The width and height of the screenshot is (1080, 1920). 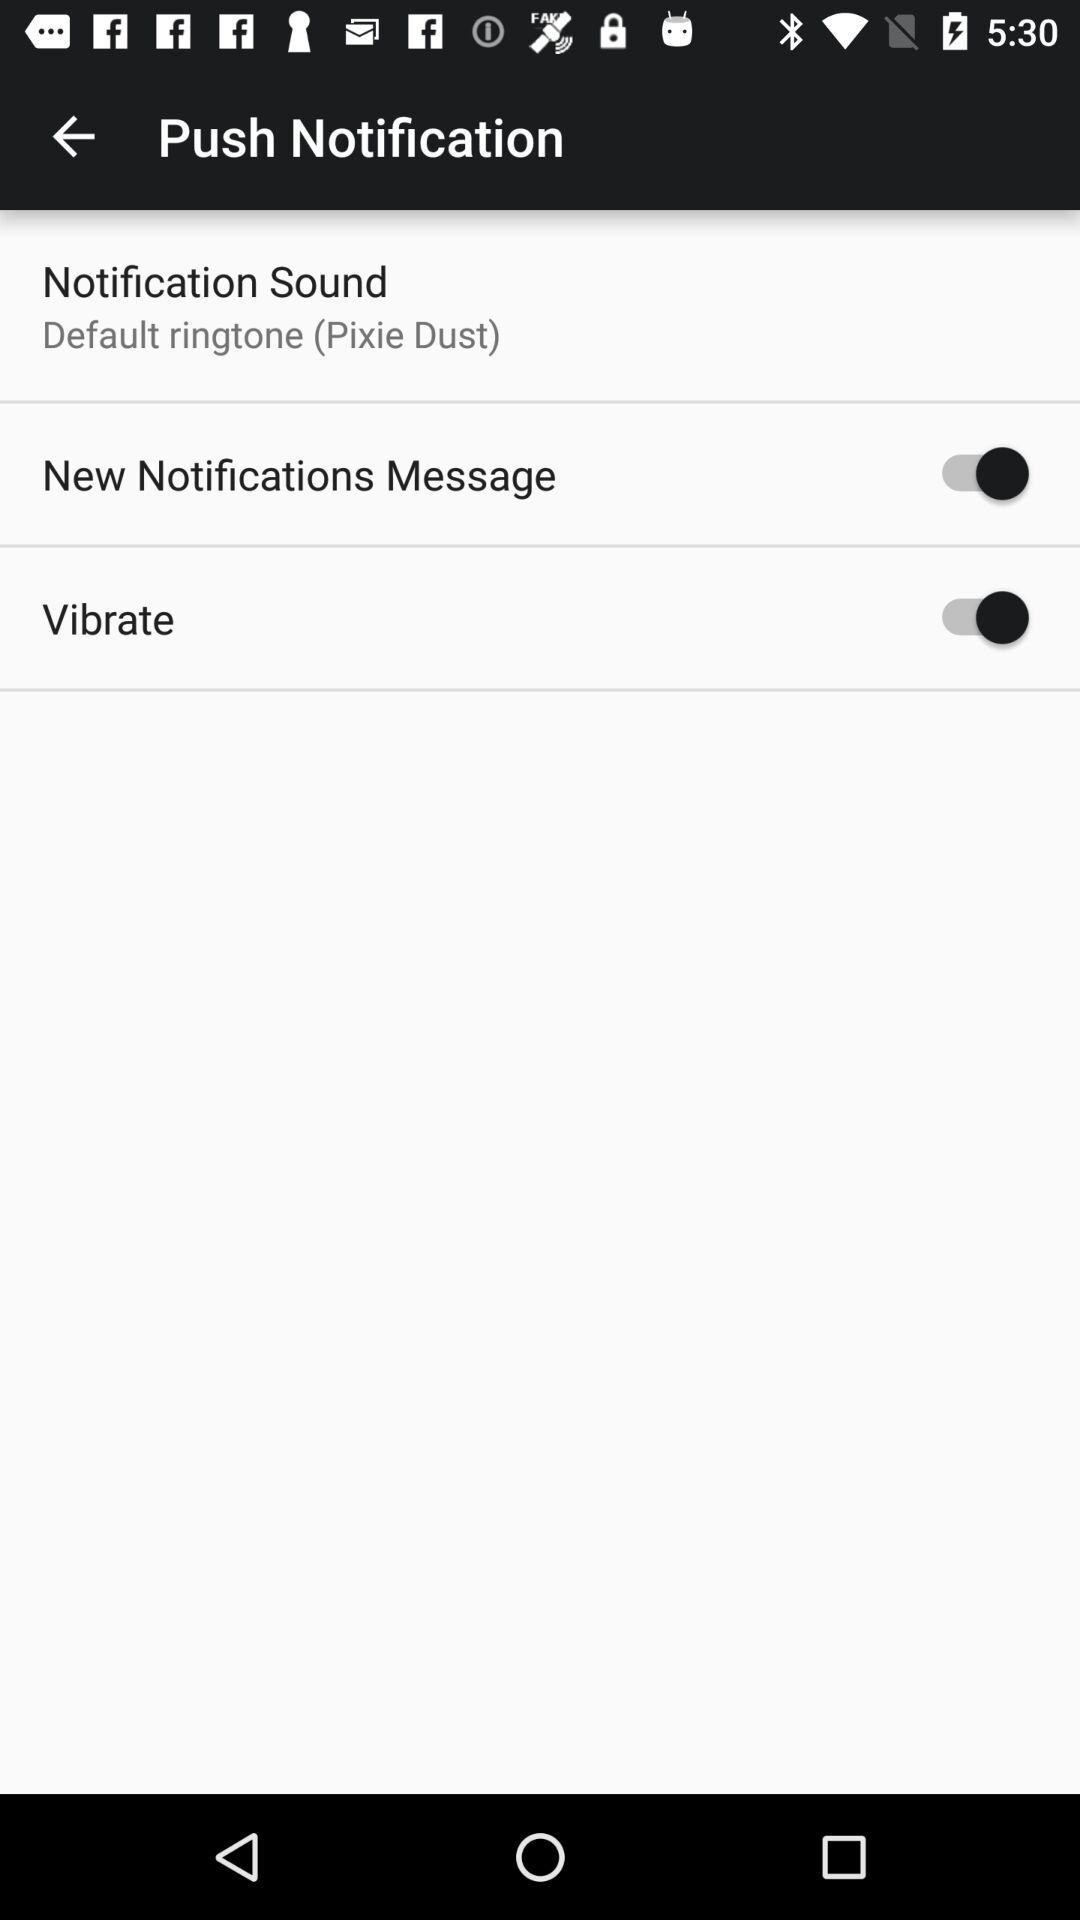 What do you see at coordinates (215, 279) in the screenshot?
I see `notification sound icon` at bounding box center [215, 279].